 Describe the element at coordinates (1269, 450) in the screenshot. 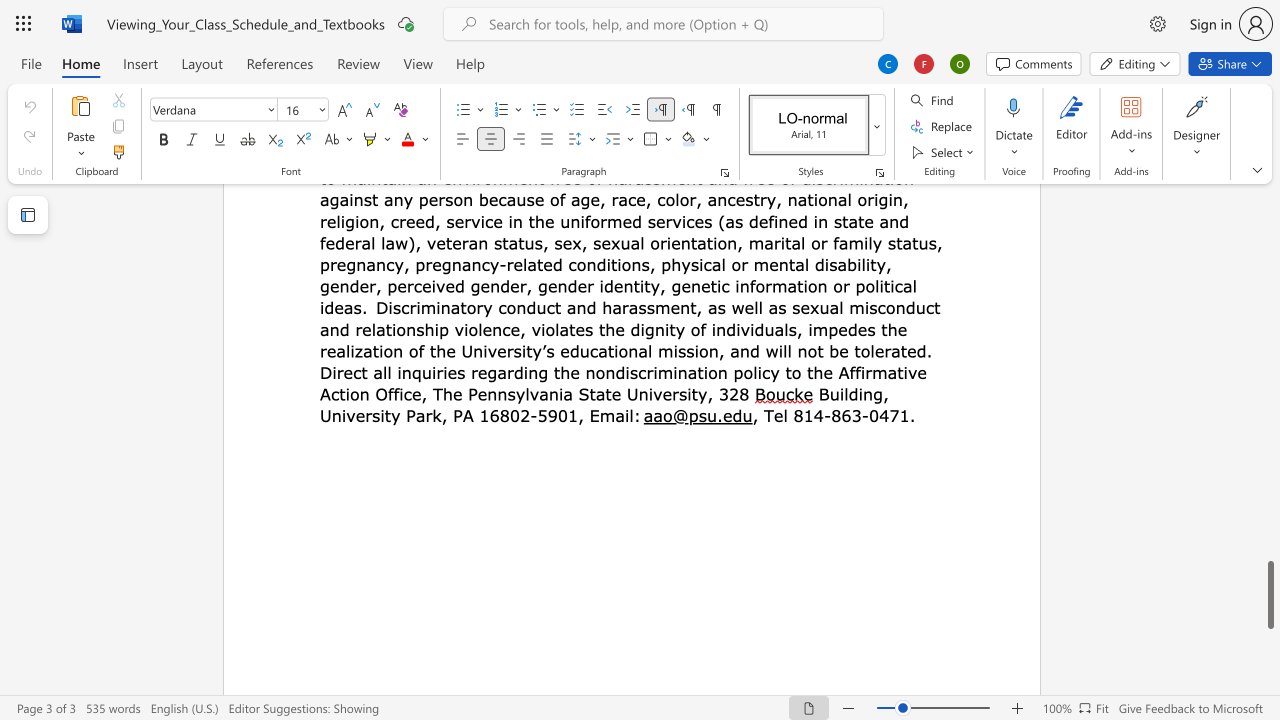

I see `the vertical scrollbar to raise the page content` at that location.